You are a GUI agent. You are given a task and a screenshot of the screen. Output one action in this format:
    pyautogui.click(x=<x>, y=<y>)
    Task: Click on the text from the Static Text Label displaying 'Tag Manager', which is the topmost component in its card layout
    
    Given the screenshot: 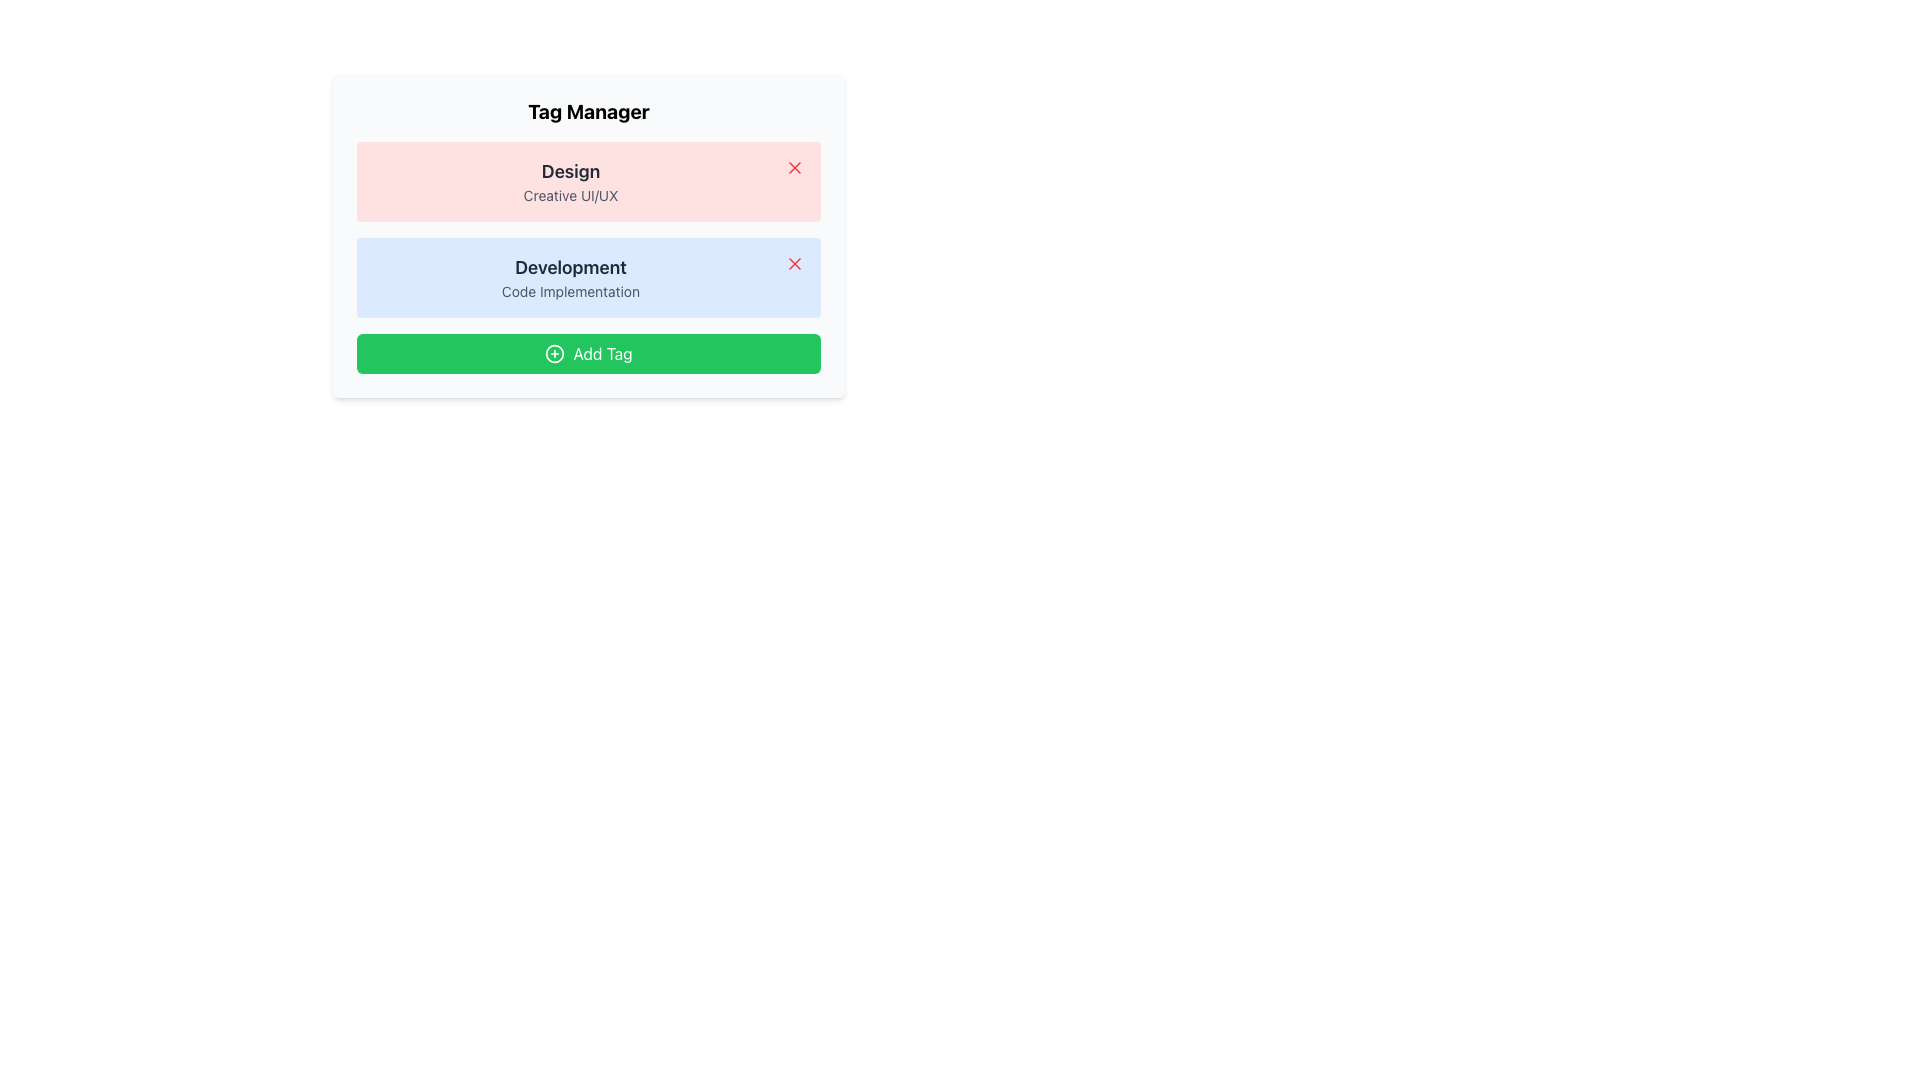 What is the action you would take?
    pyautogui.click(x=588, y=111)
    